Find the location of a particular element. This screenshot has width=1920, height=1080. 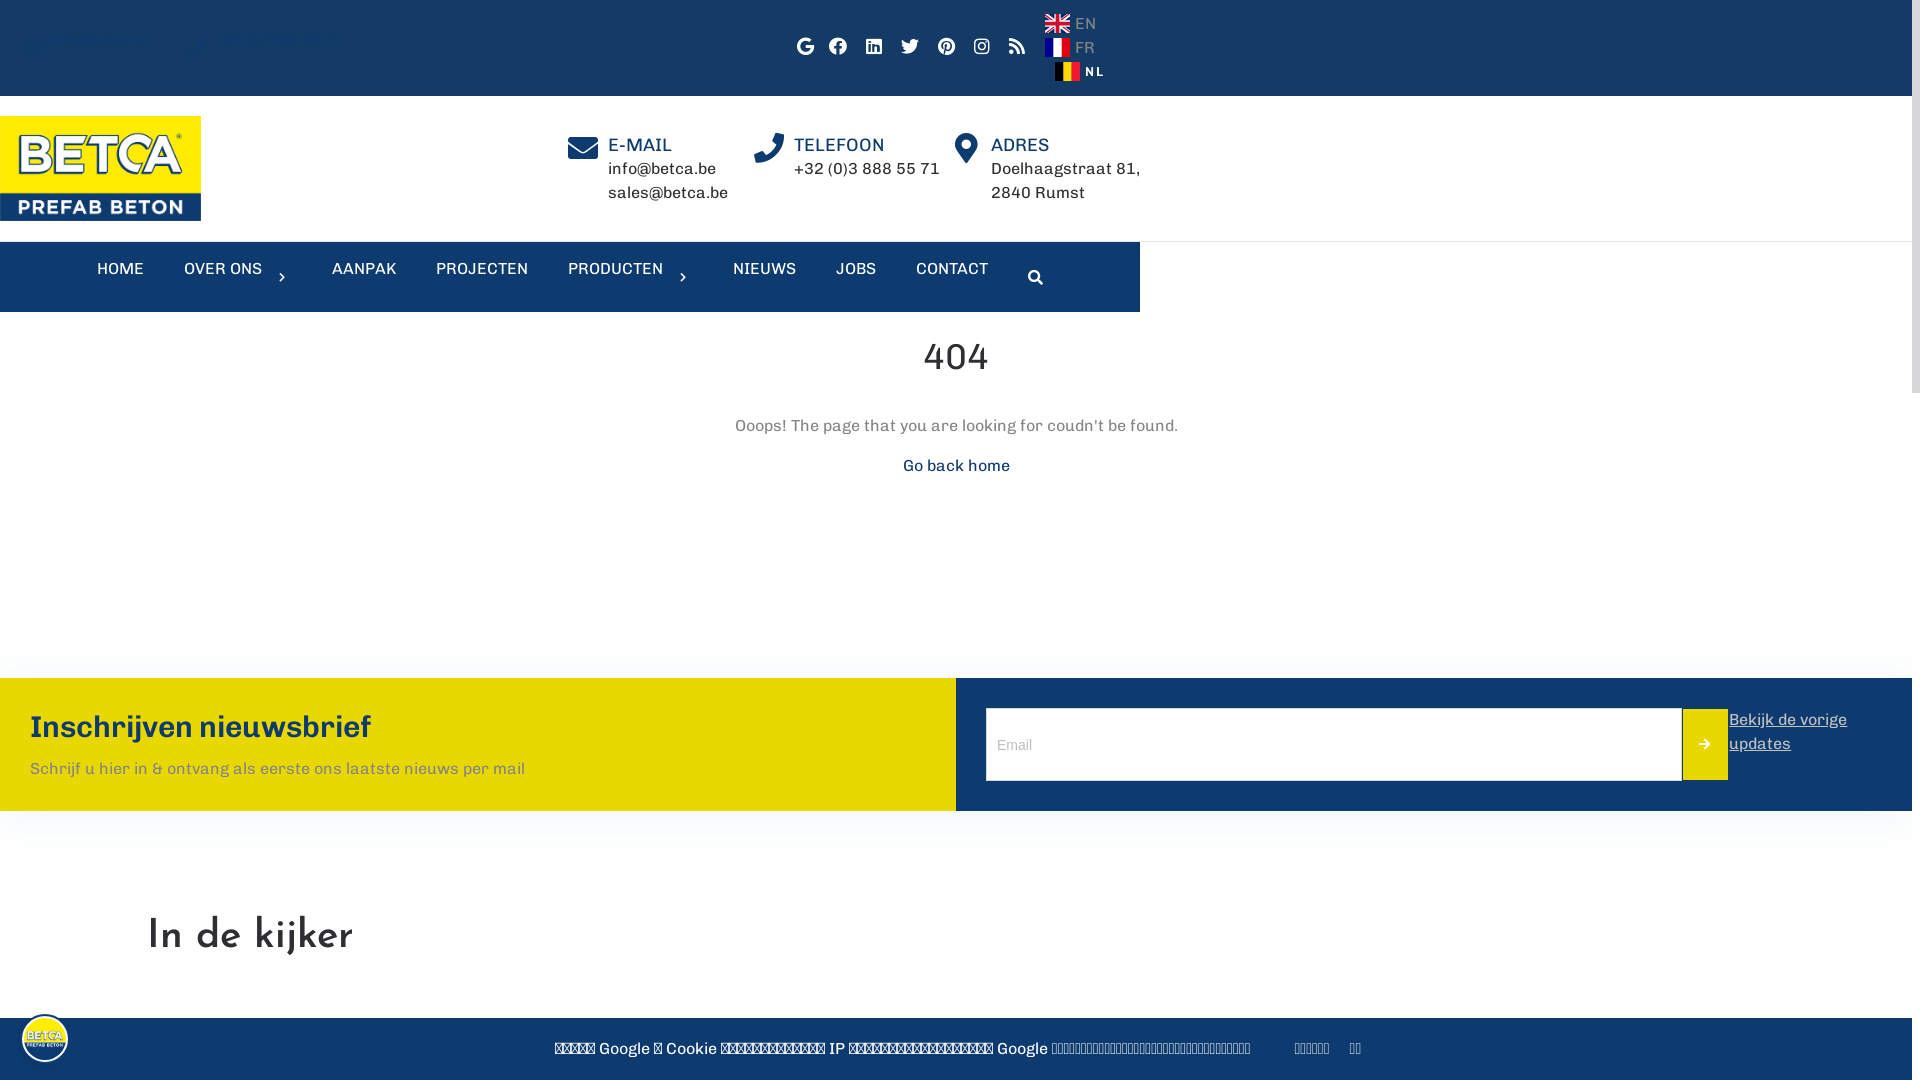

'HOME' is located at coordinates (119, 277).